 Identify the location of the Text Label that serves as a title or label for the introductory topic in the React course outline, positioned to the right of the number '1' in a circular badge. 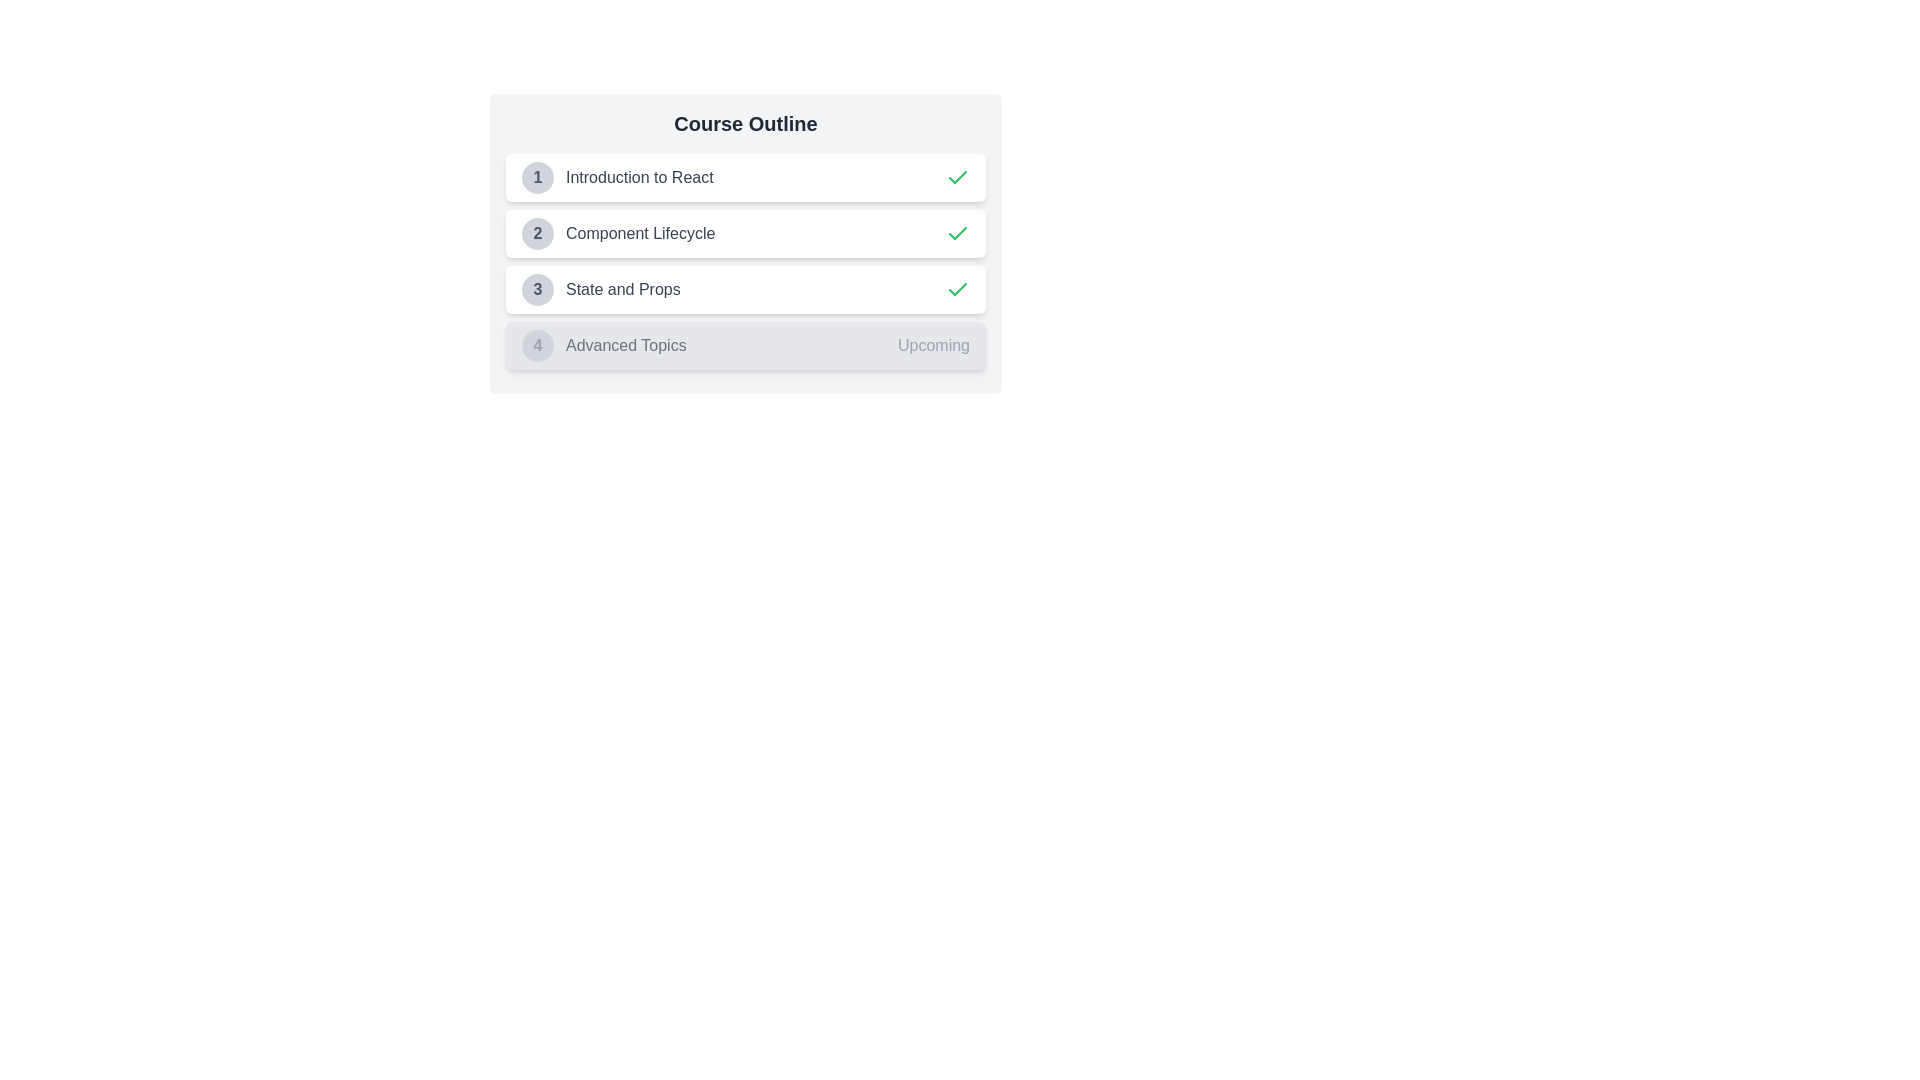
(638, 176).